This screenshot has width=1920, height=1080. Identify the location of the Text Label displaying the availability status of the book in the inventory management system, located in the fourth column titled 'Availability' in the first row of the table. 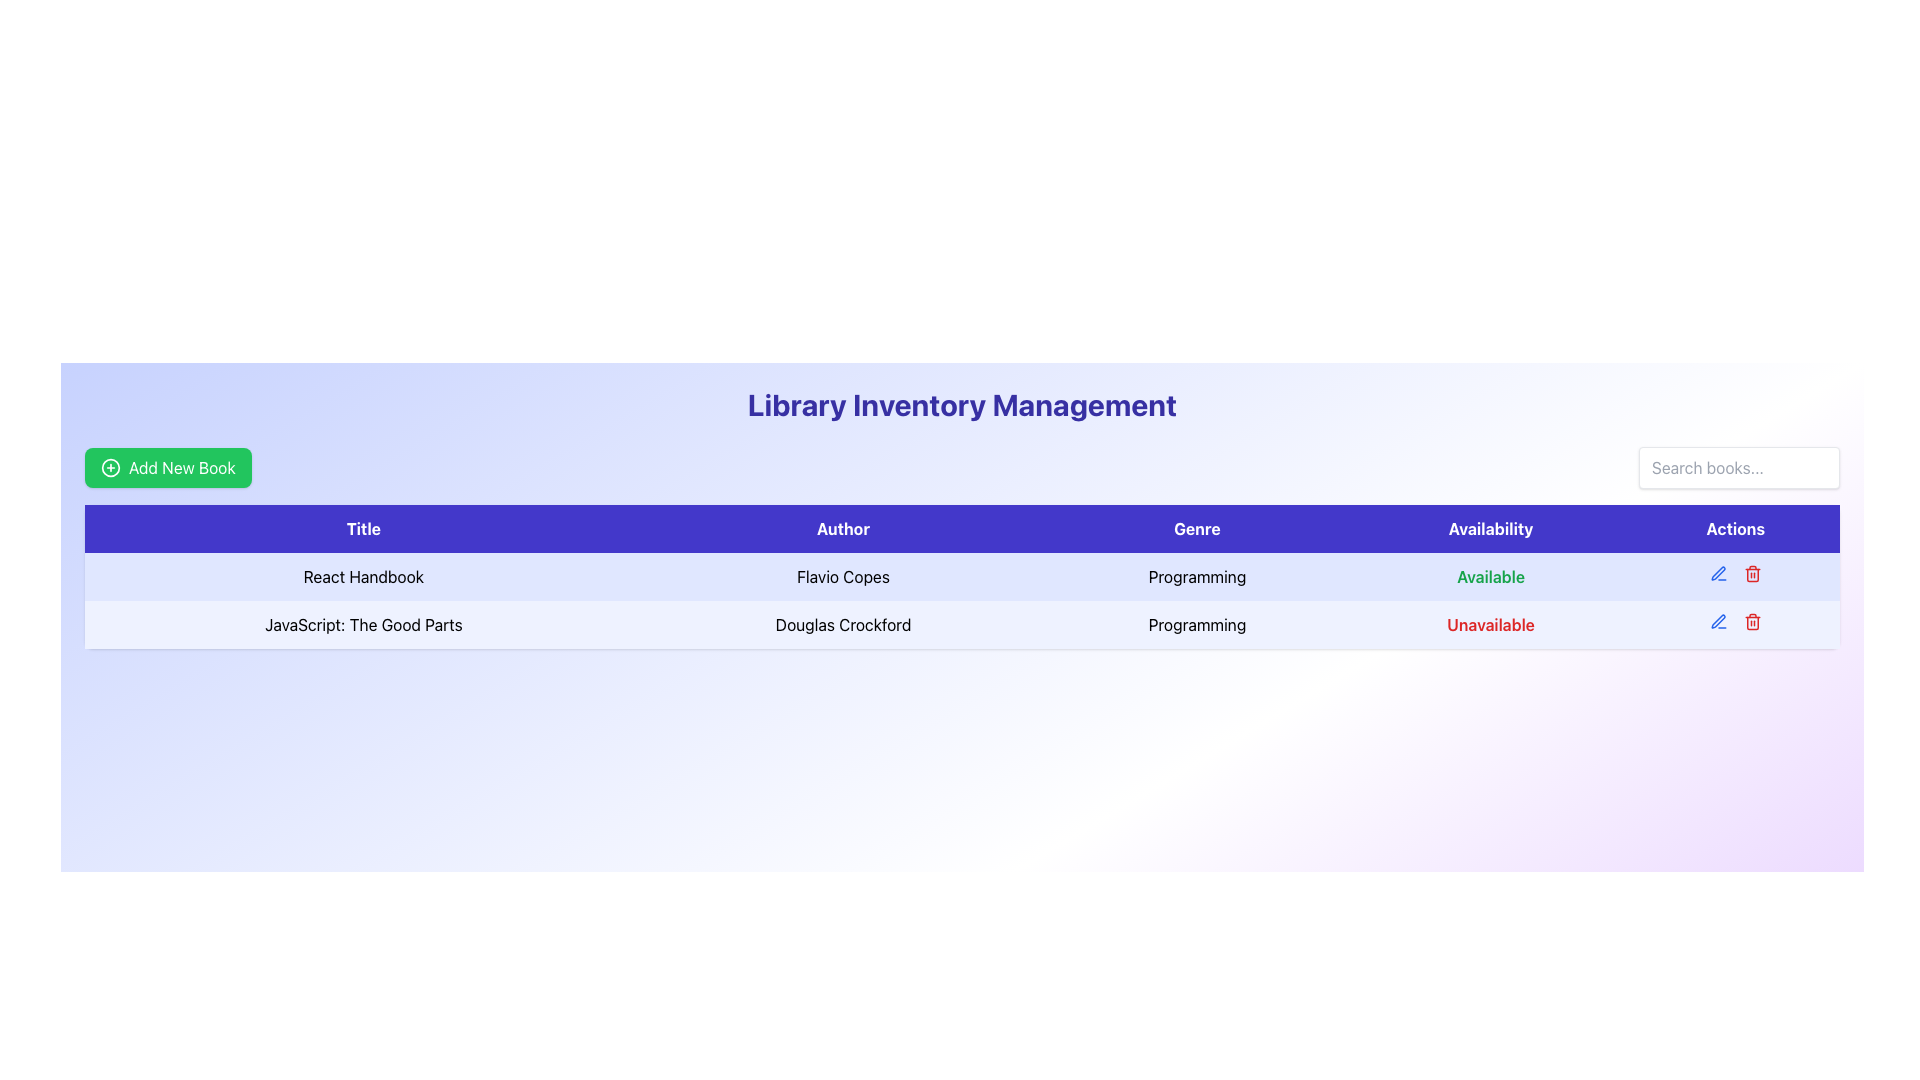
(1491, 577).